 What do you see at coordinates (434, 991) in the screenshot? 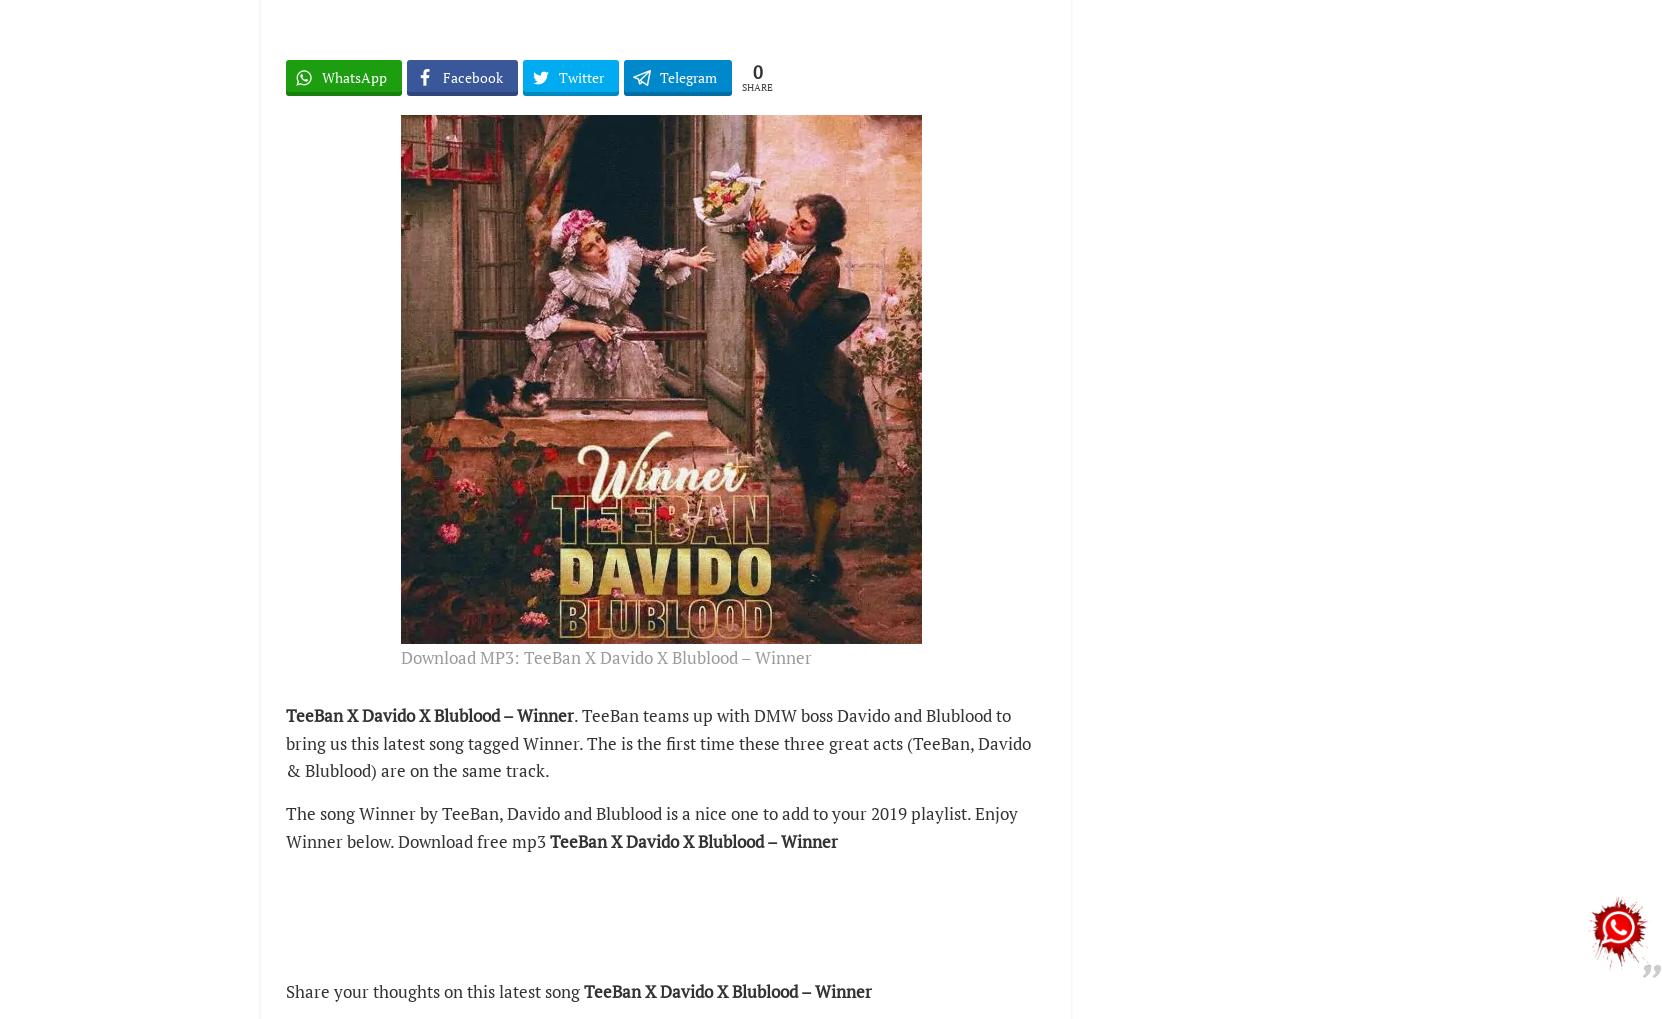
I see `'Share your thoughts on this latest song'` at bounding box center [434, 991].